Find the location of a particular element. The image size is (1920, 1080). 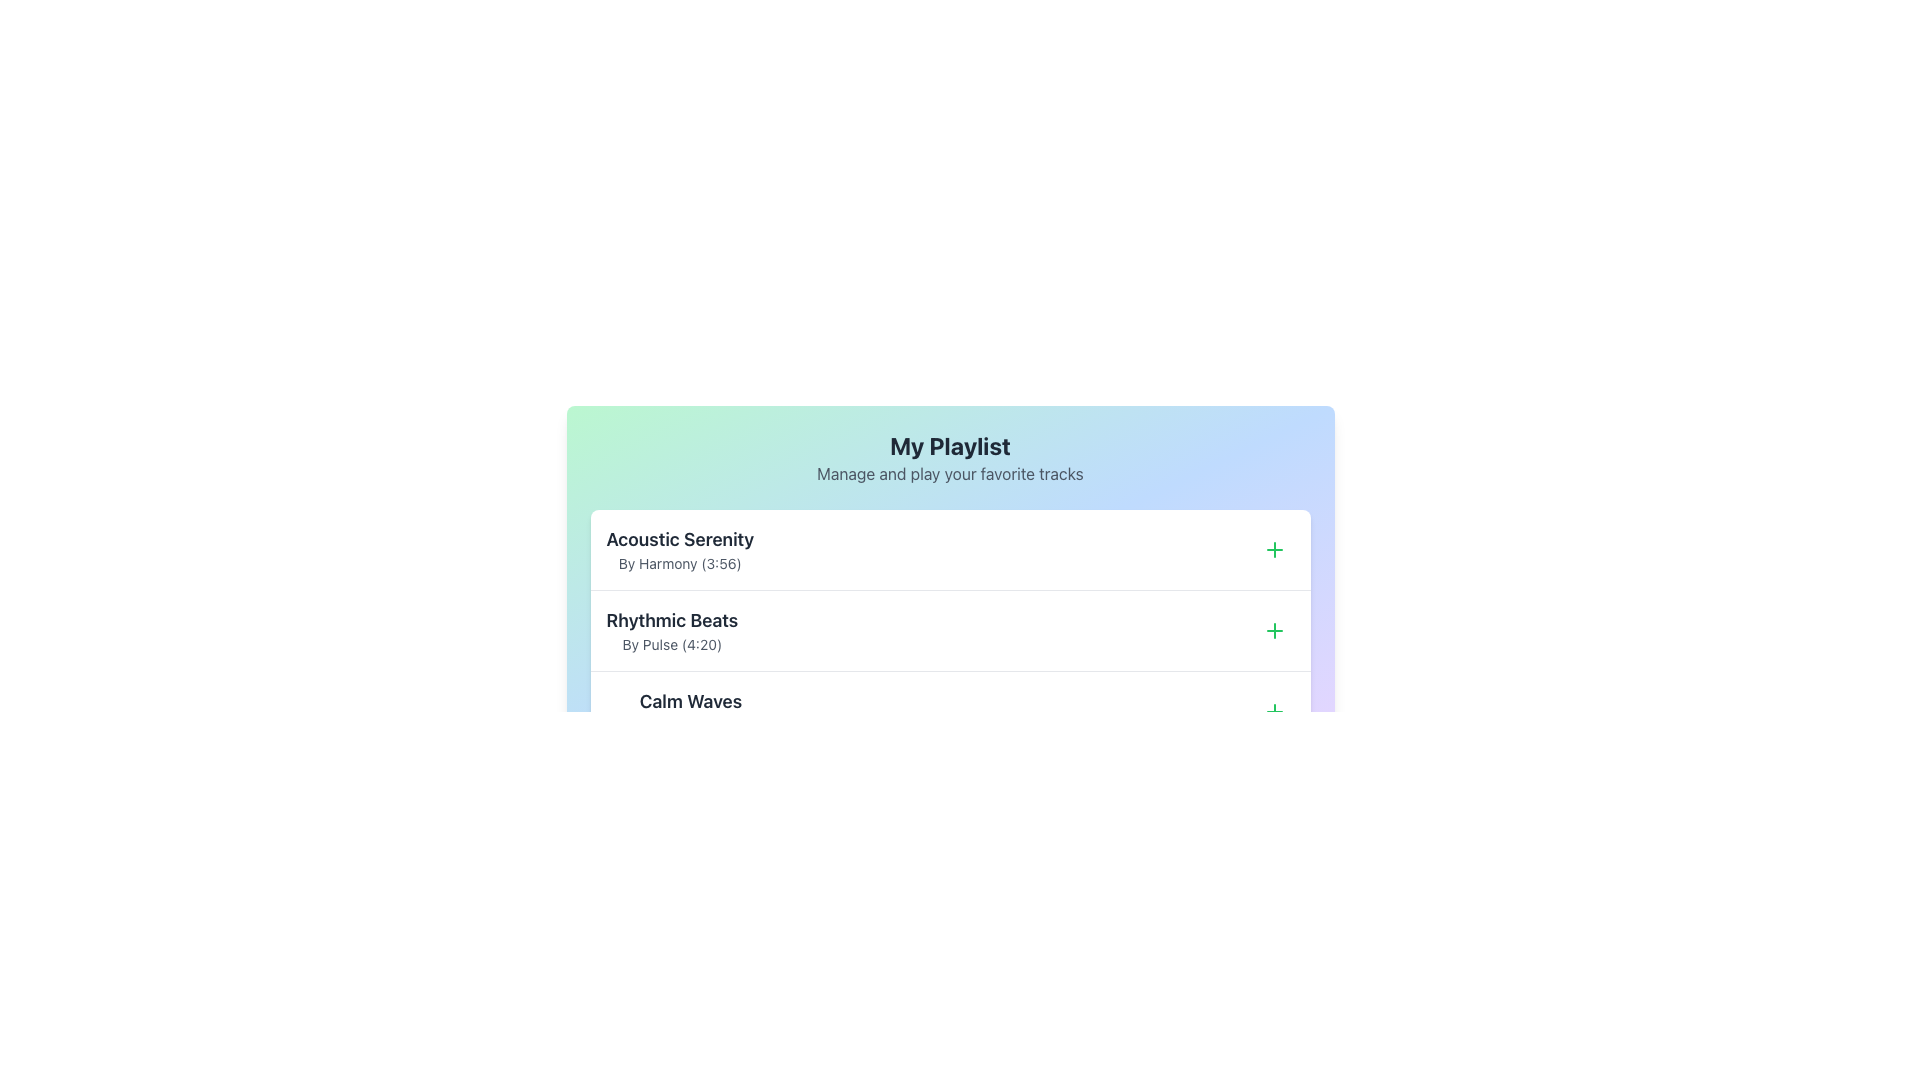

the circular green plus icon button on the far right of the interface is located at coordinates (1273, 550).